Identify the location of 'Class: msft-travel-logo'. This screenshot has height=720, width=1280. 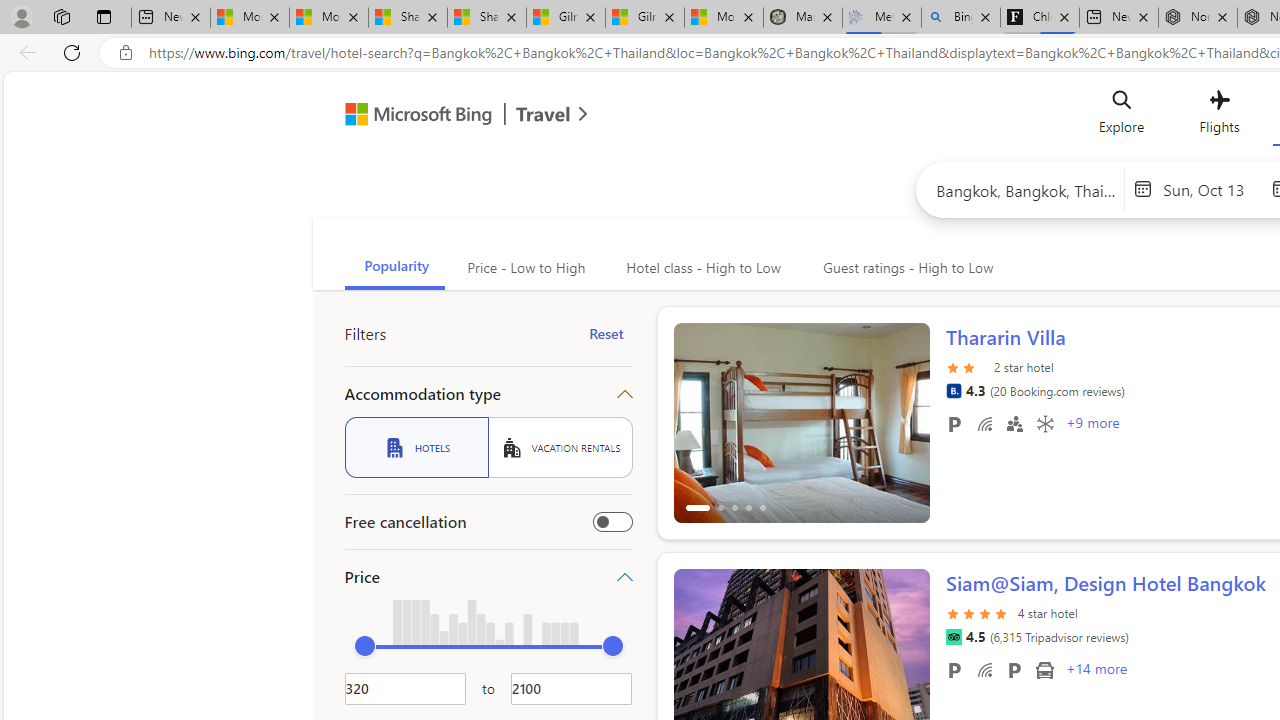
(543, 114).